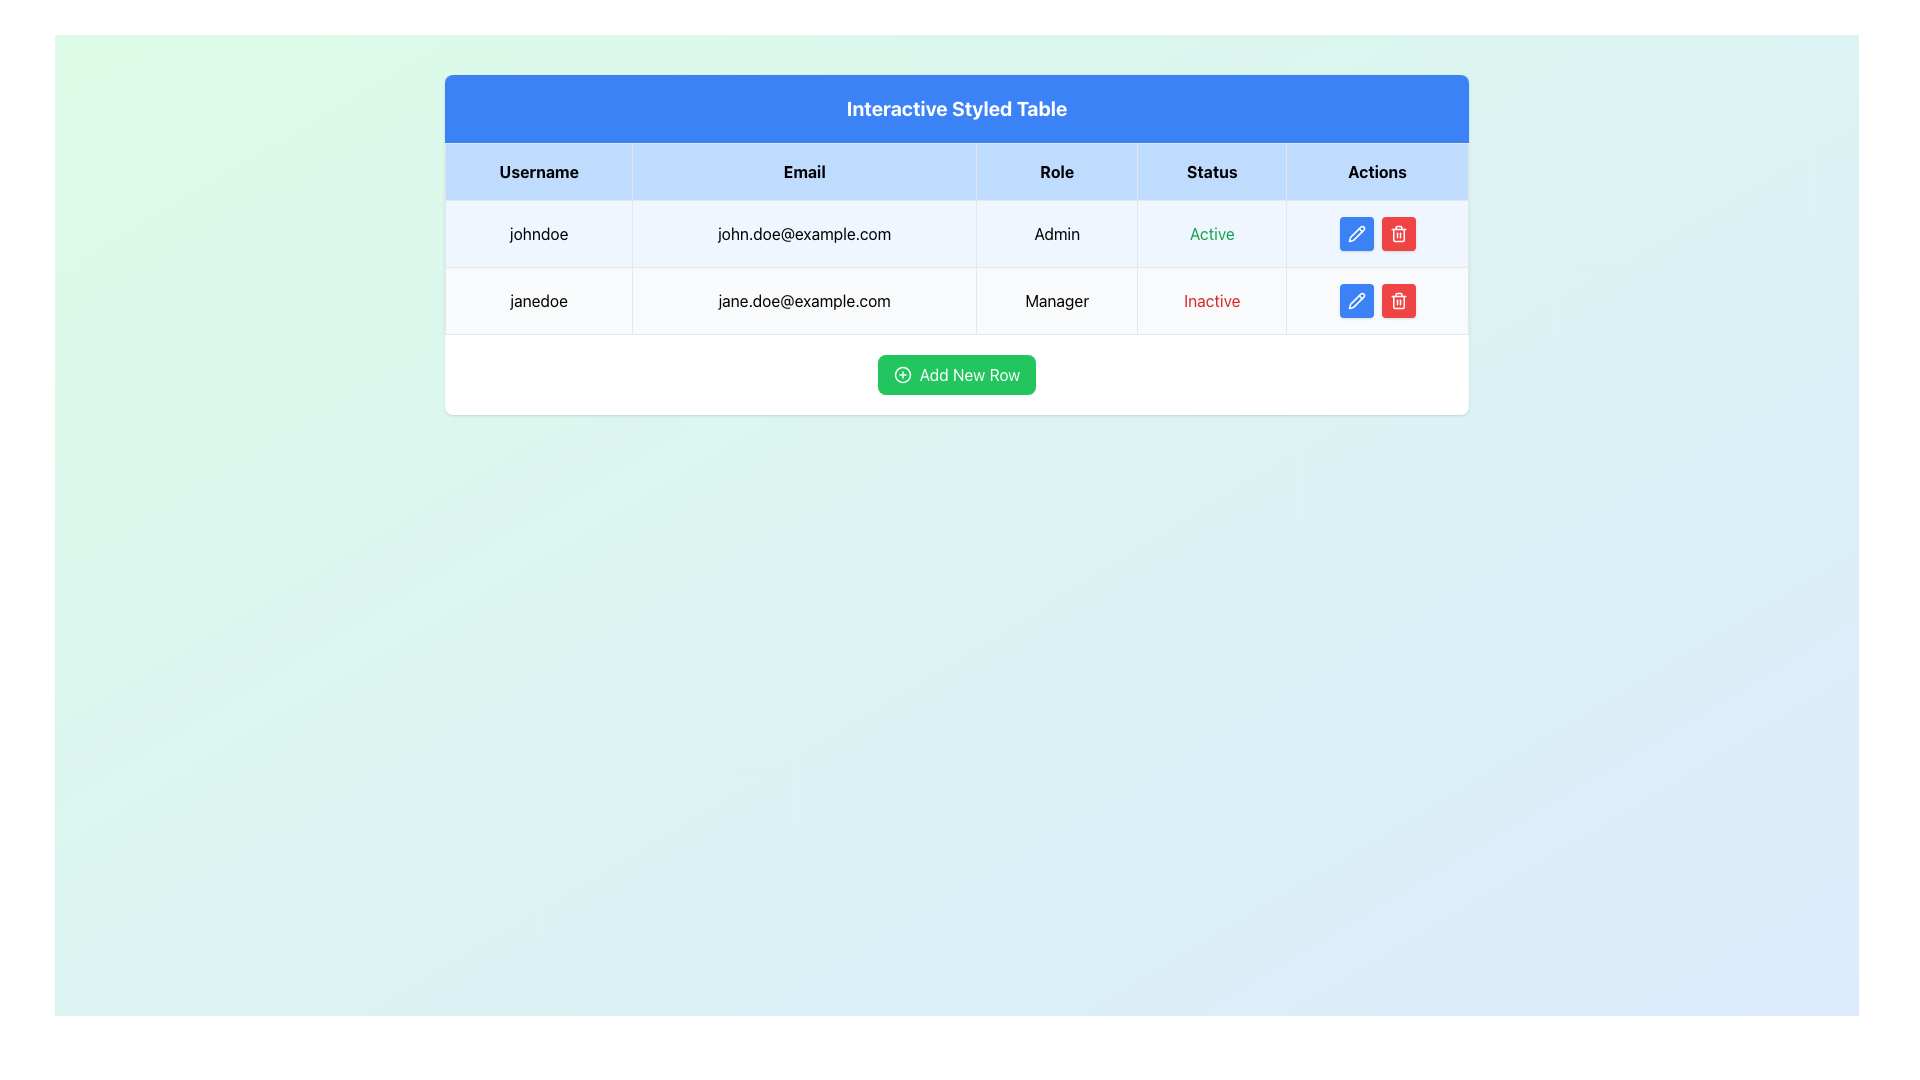 The image size is (1920, 1080). Describe the element at coordinates (539, 171) in the screenshot. I see `the 'Username' text header in the table, which is the first column header styled with a blue background and bold text` at that location.